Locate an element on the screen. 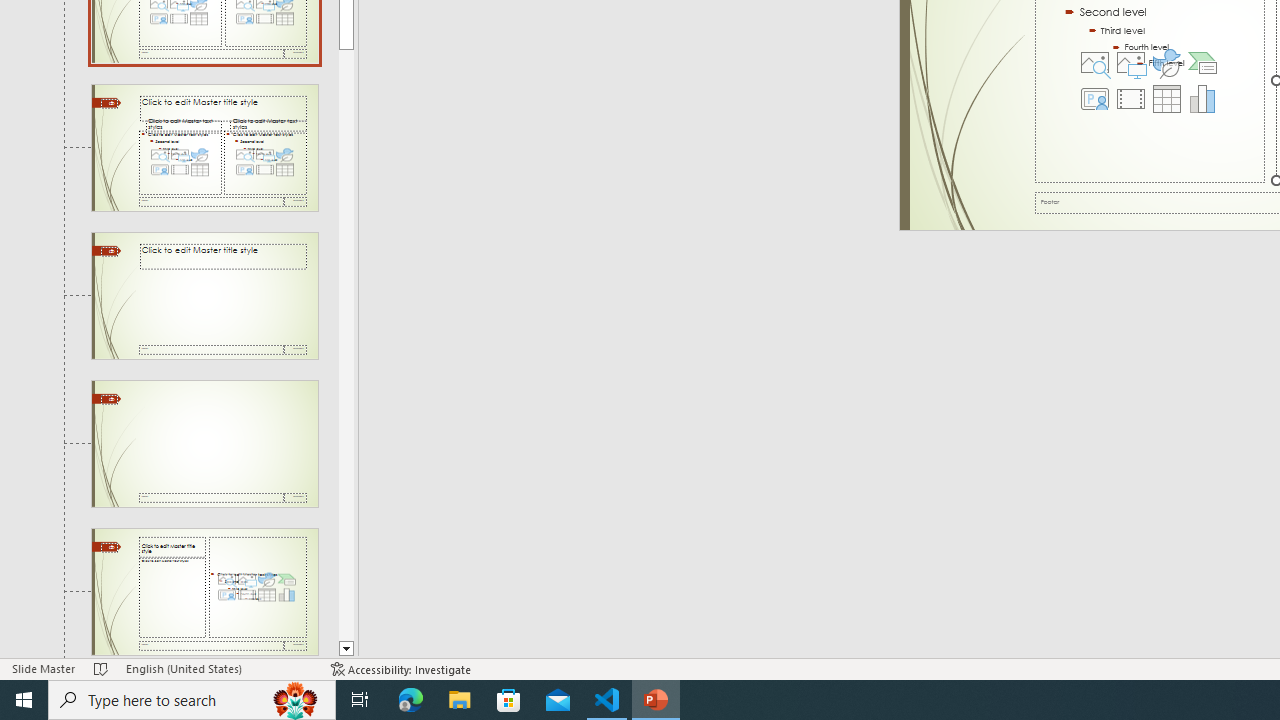  'Stock Images' is located at coordinates (1094, 61).